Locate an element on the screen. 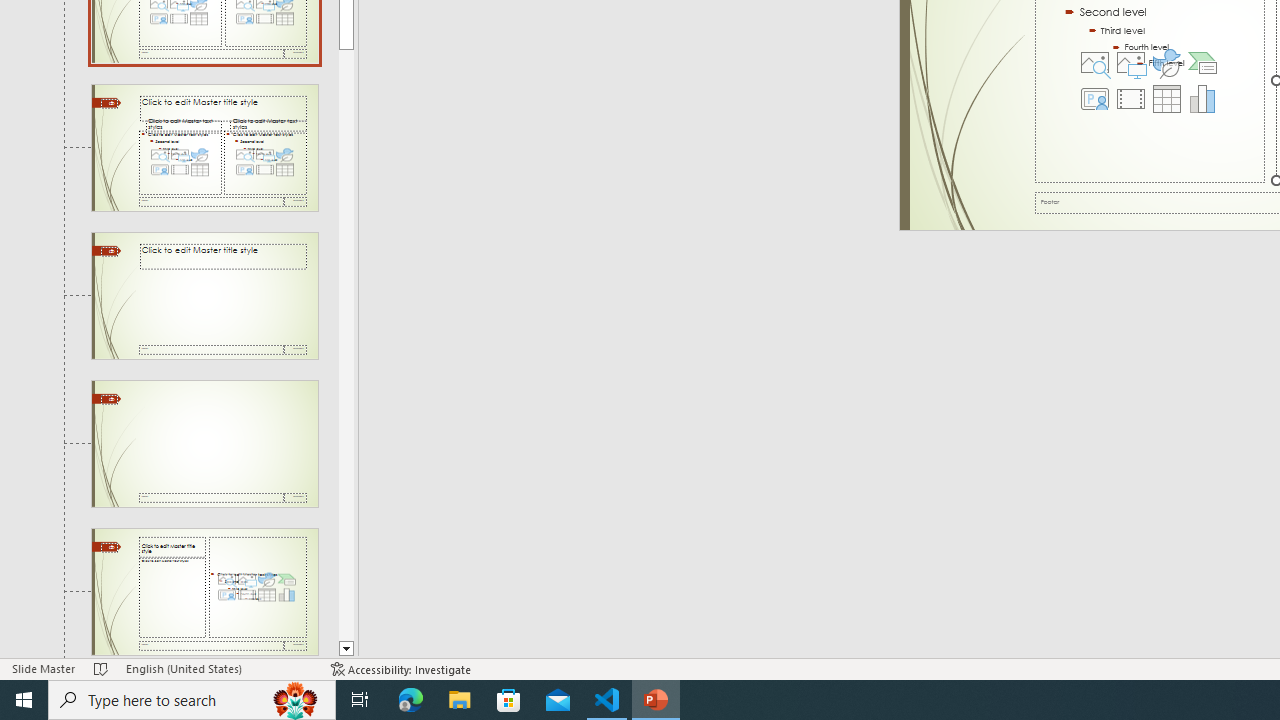  'Stock Images' is located at coordinates (1094, 61).